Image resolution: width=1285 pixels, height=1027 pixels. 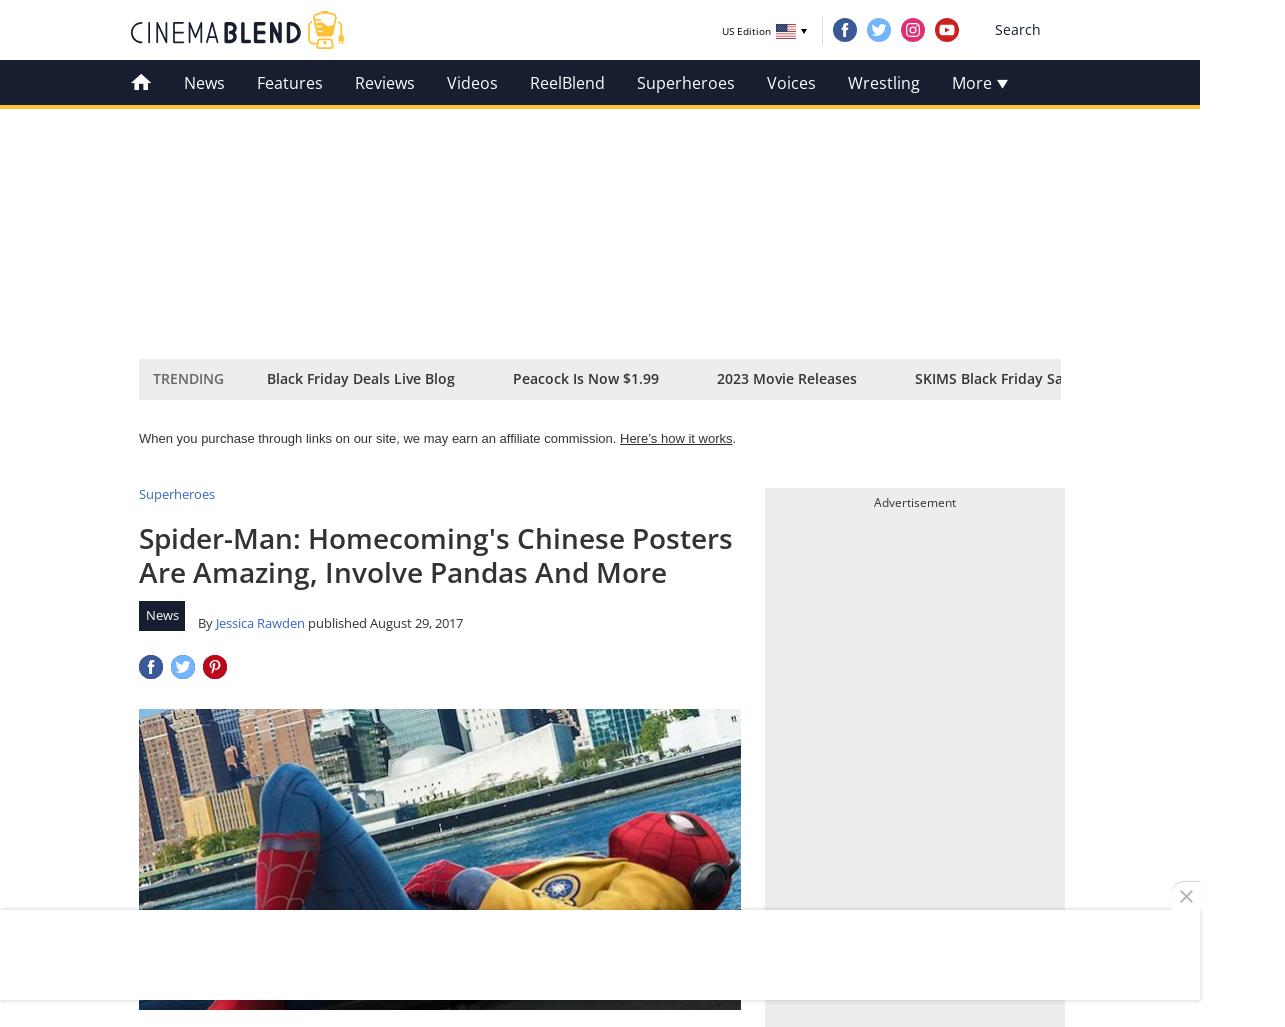 What do you see at coordinates (472, 81) in the screenshot?
I see `'Videos'` at bounding box center [472, 81].